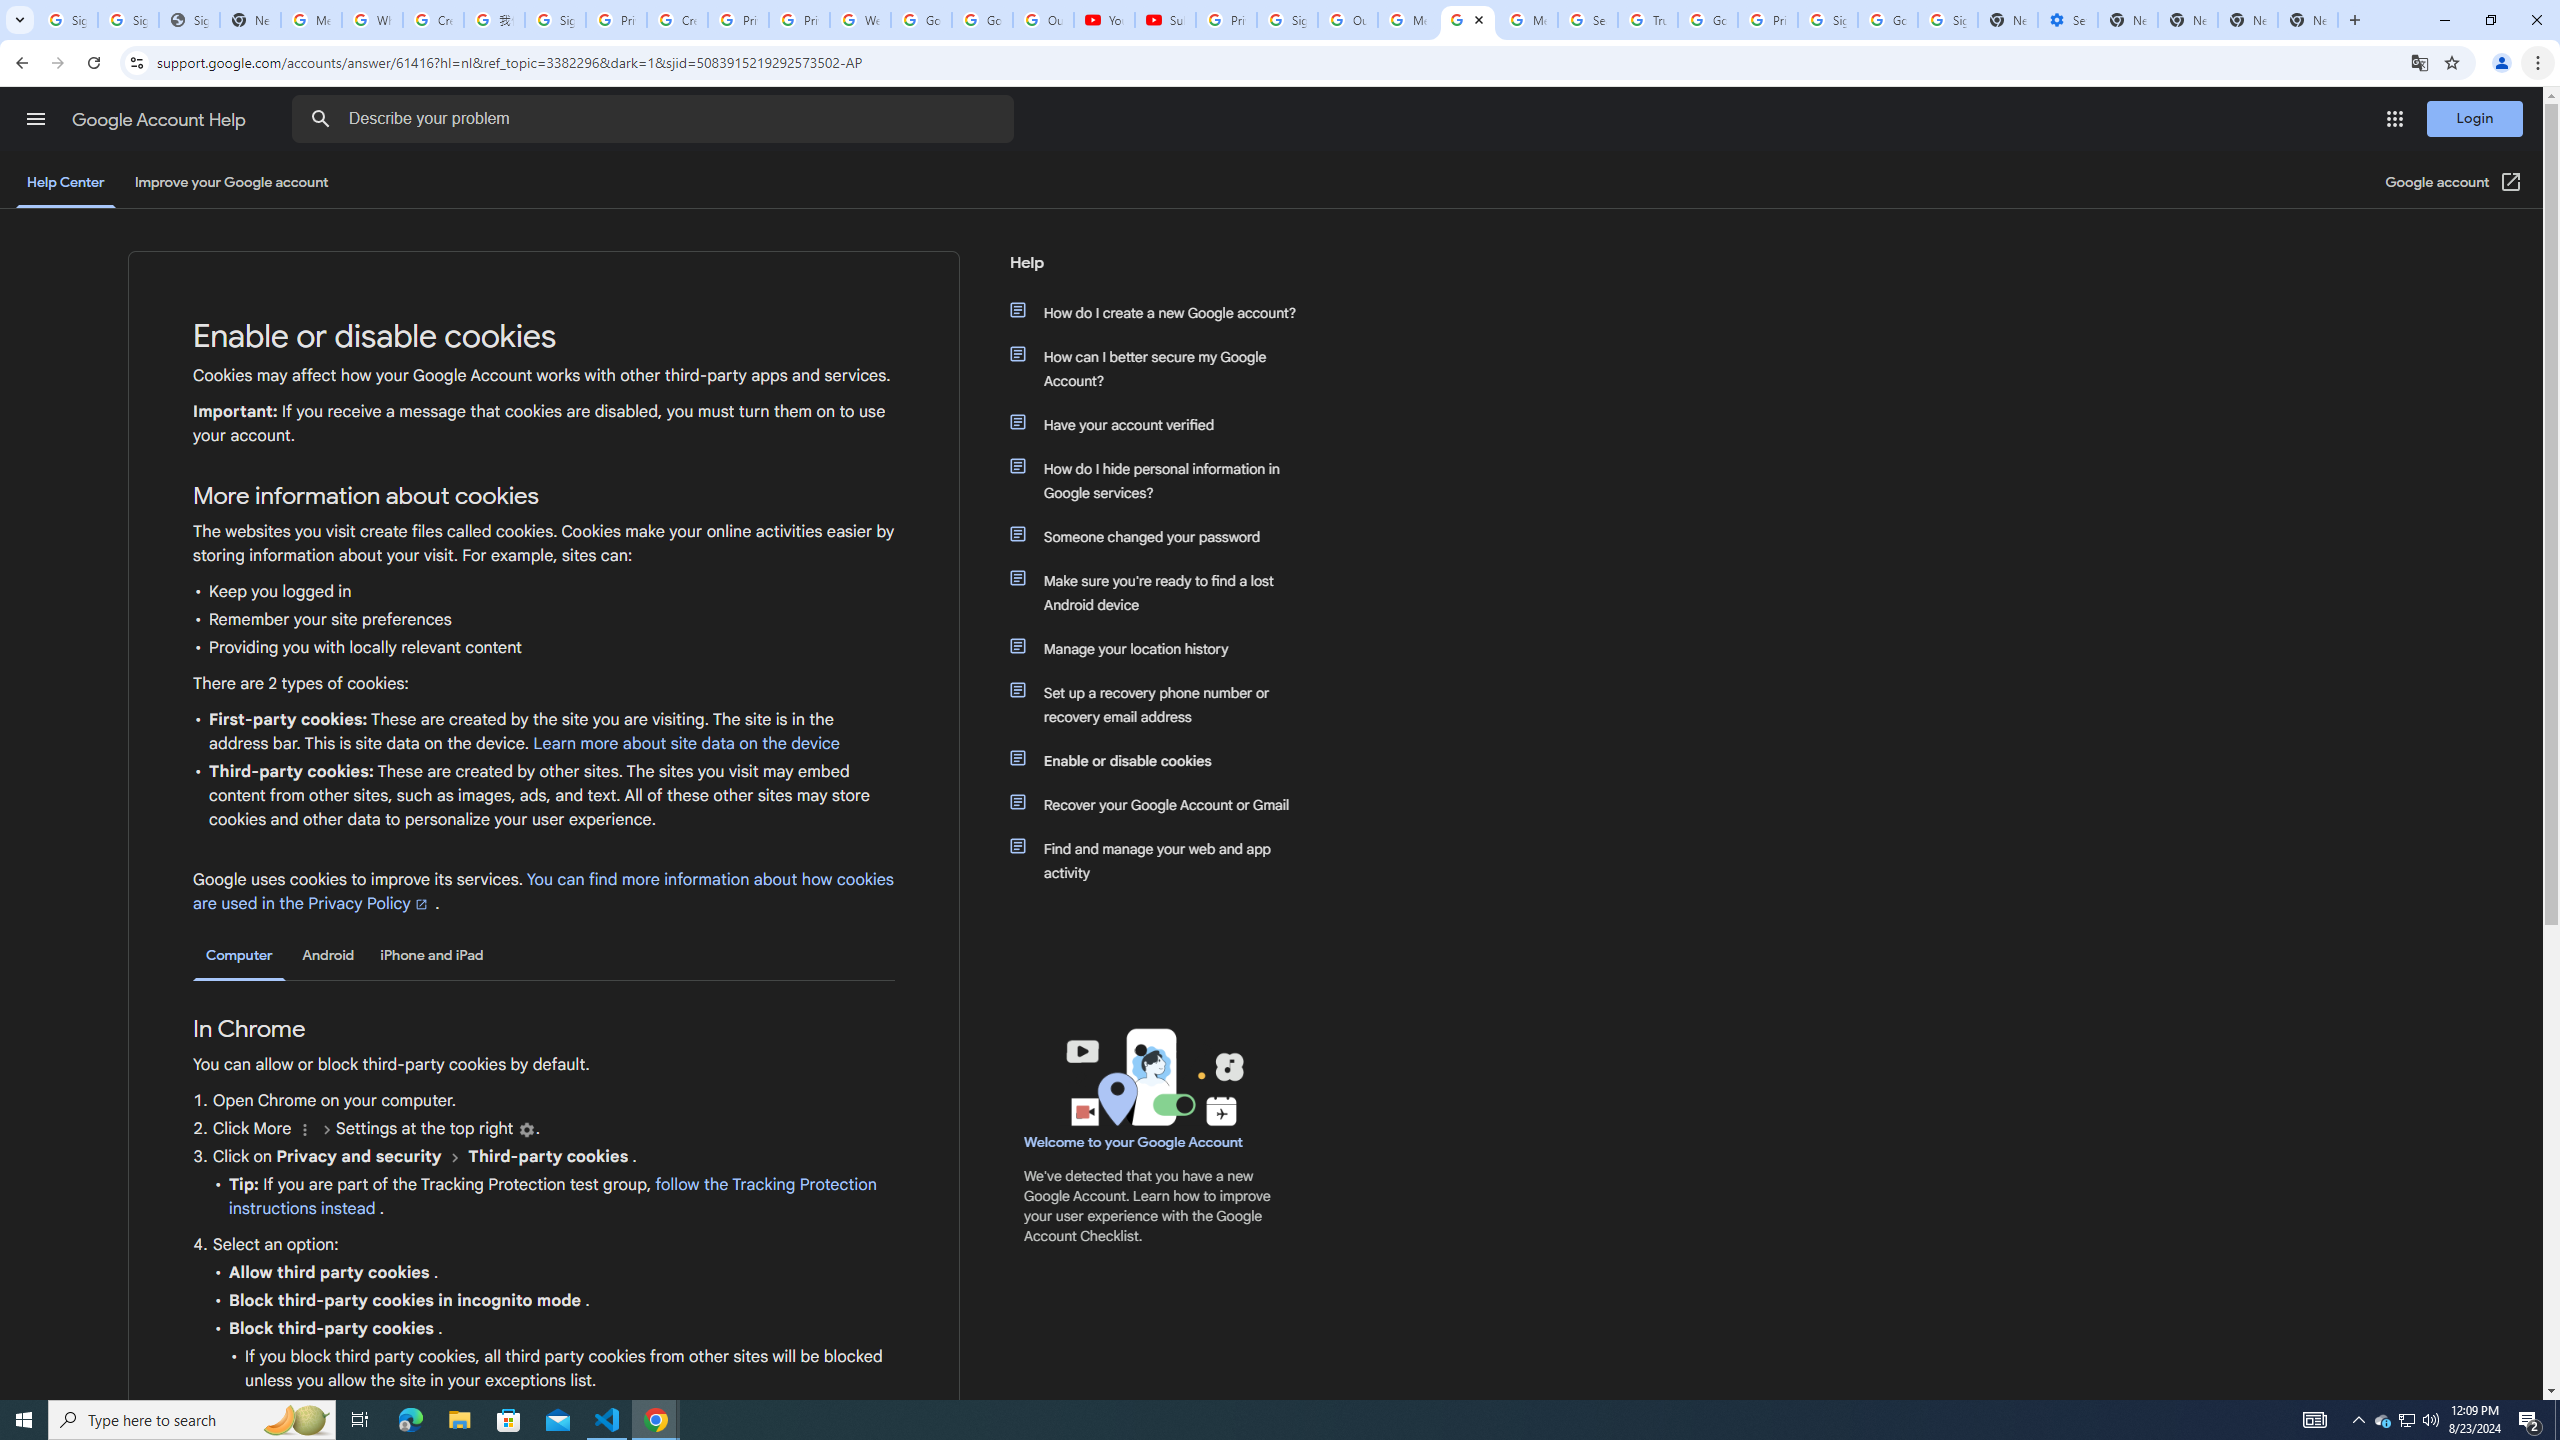 This screenshot has width=2560, height=1440. Describe the element at coordinates (1887, 19) in the screenshot. I see `'Google Cybersecurity Innovations - Google Safety Center'` at that location.